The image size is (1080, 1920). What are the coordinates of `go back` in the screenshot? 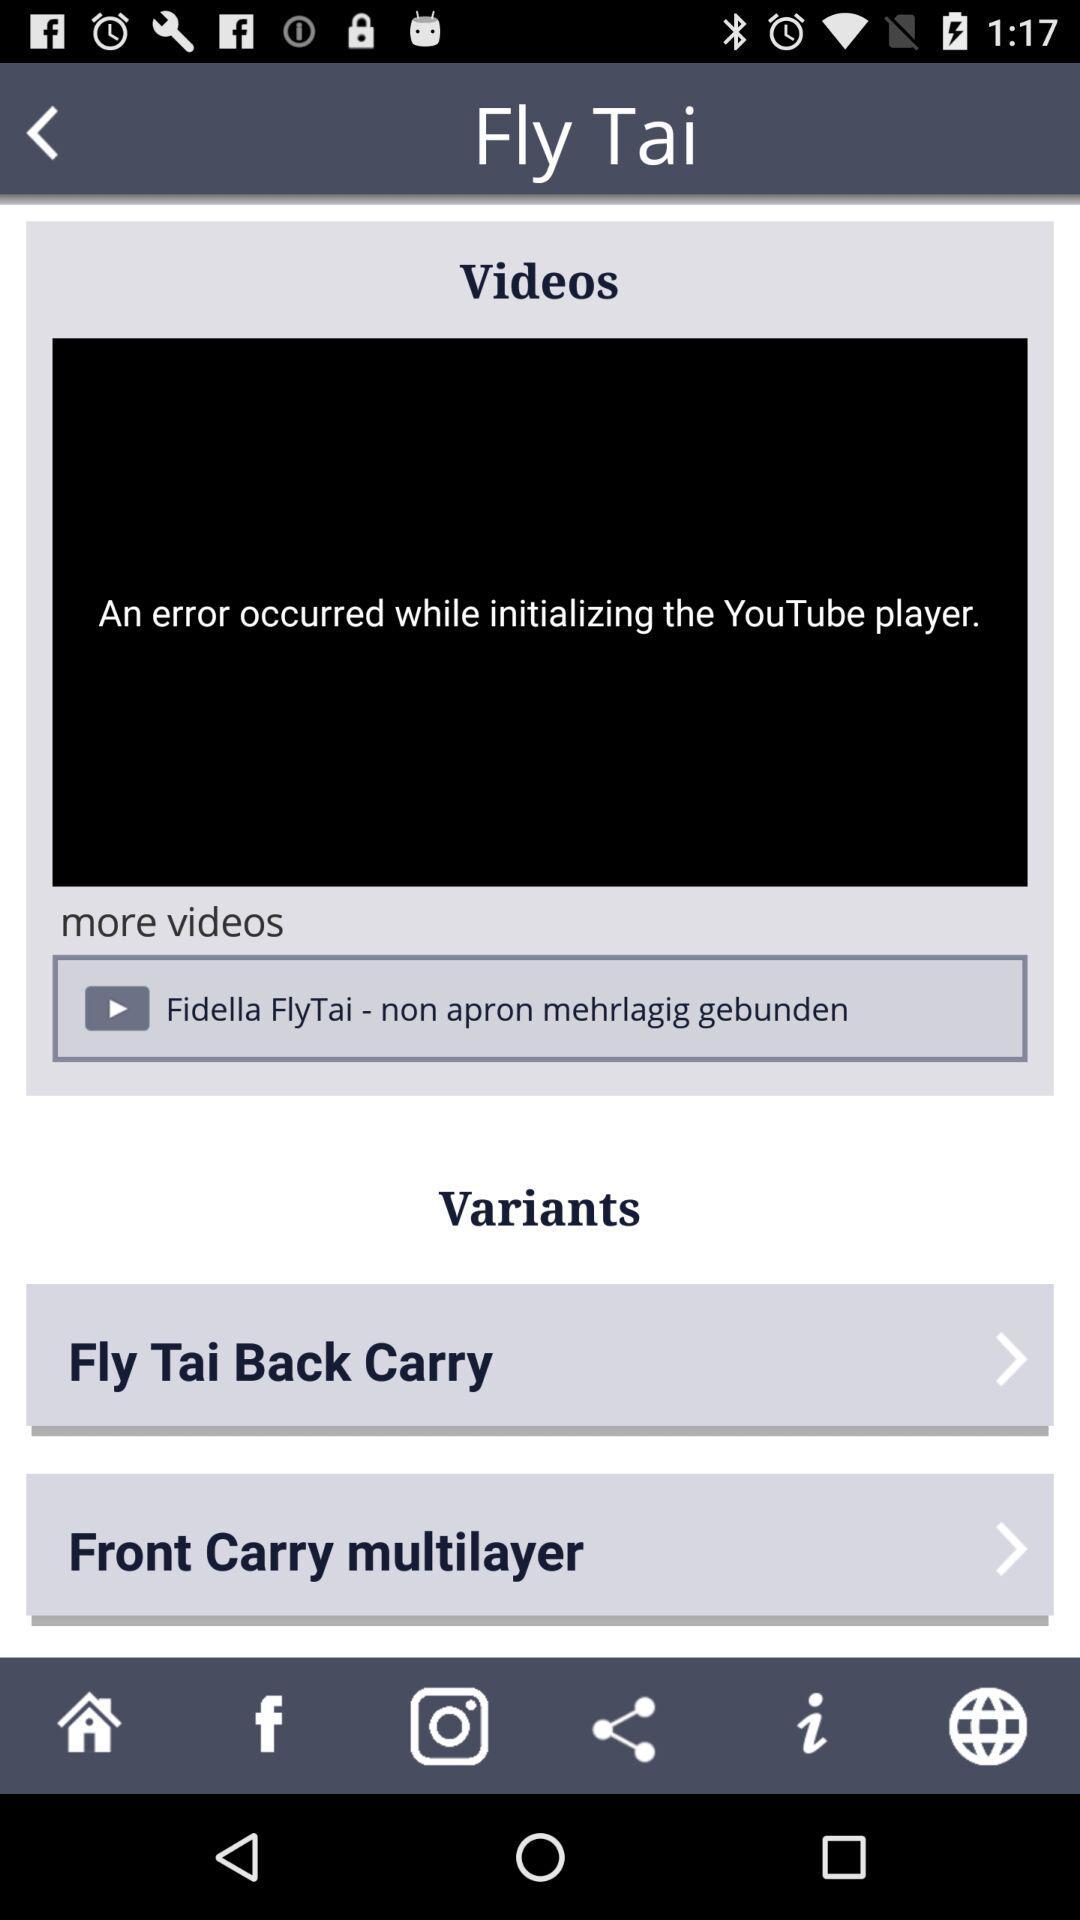 It's located at (80, 132).